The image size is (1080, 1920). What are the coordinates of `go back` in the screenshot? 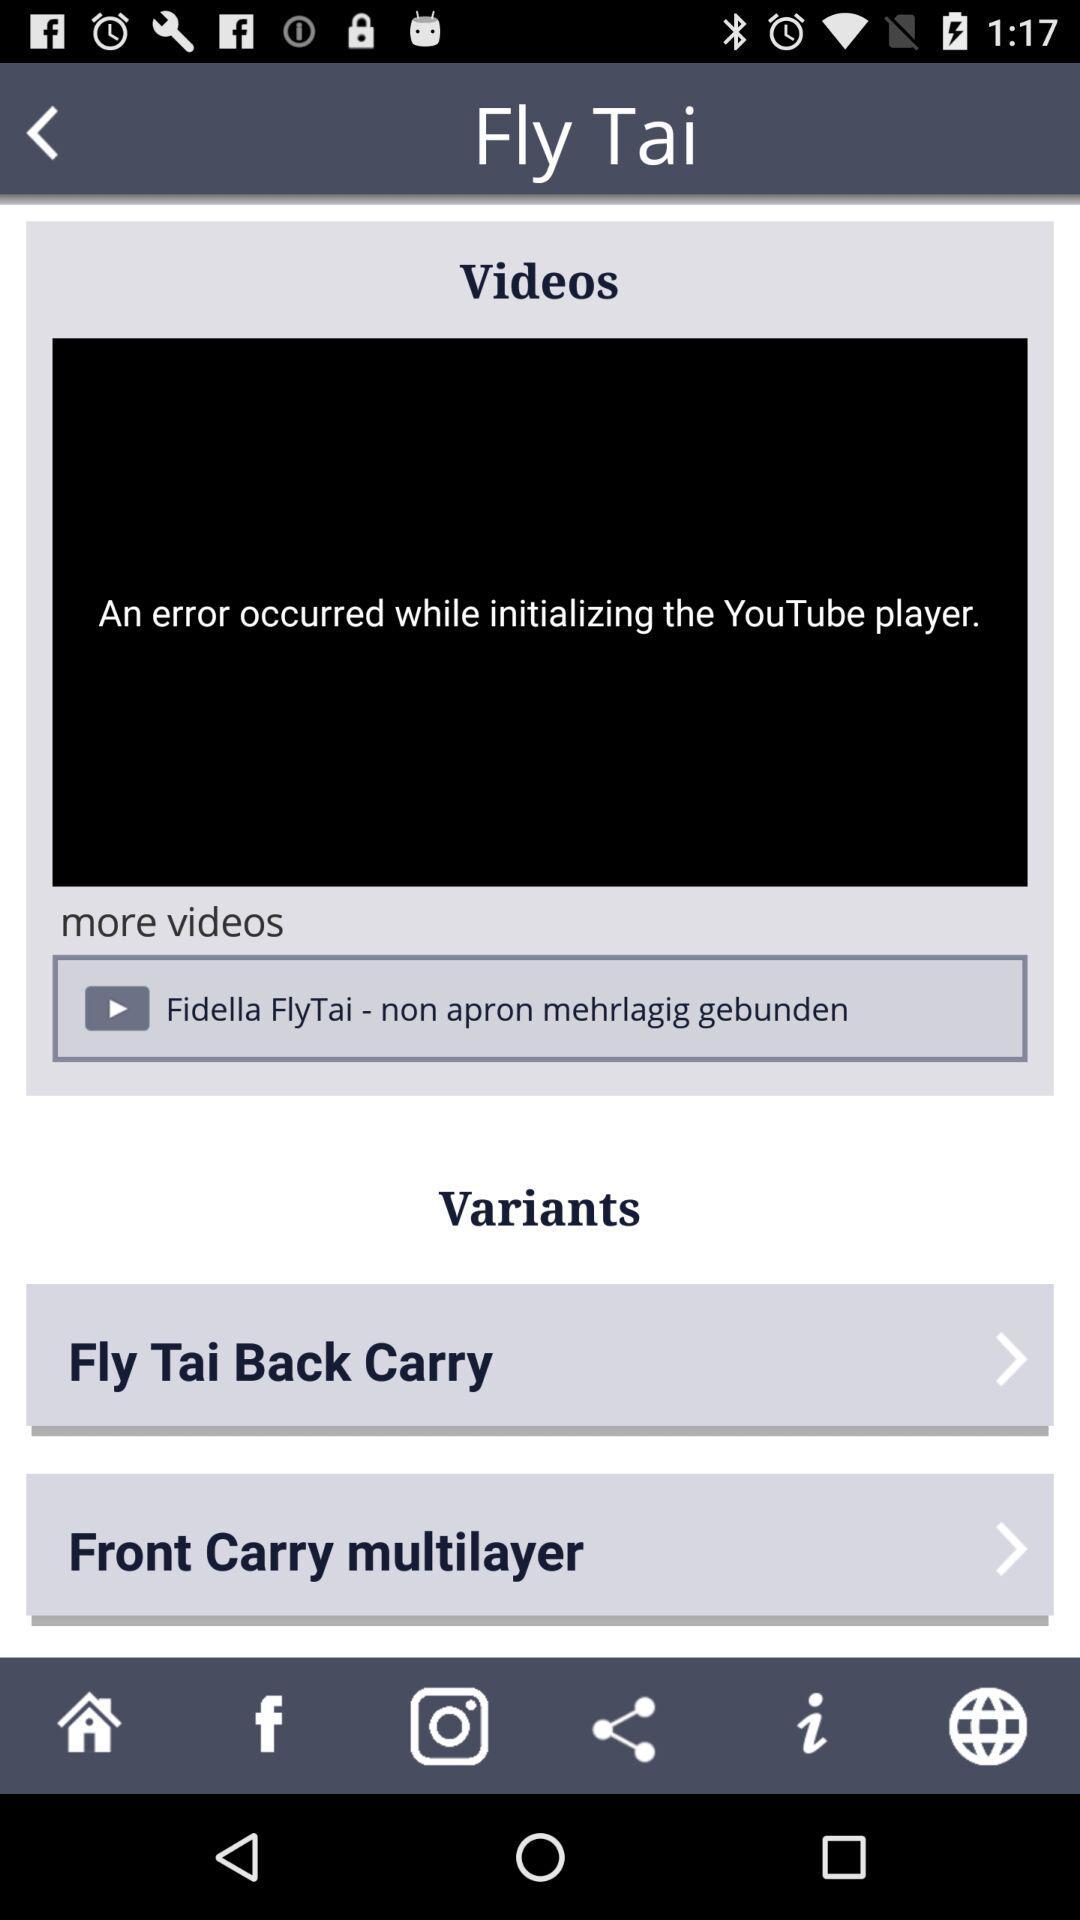 It's located at (80, 132).